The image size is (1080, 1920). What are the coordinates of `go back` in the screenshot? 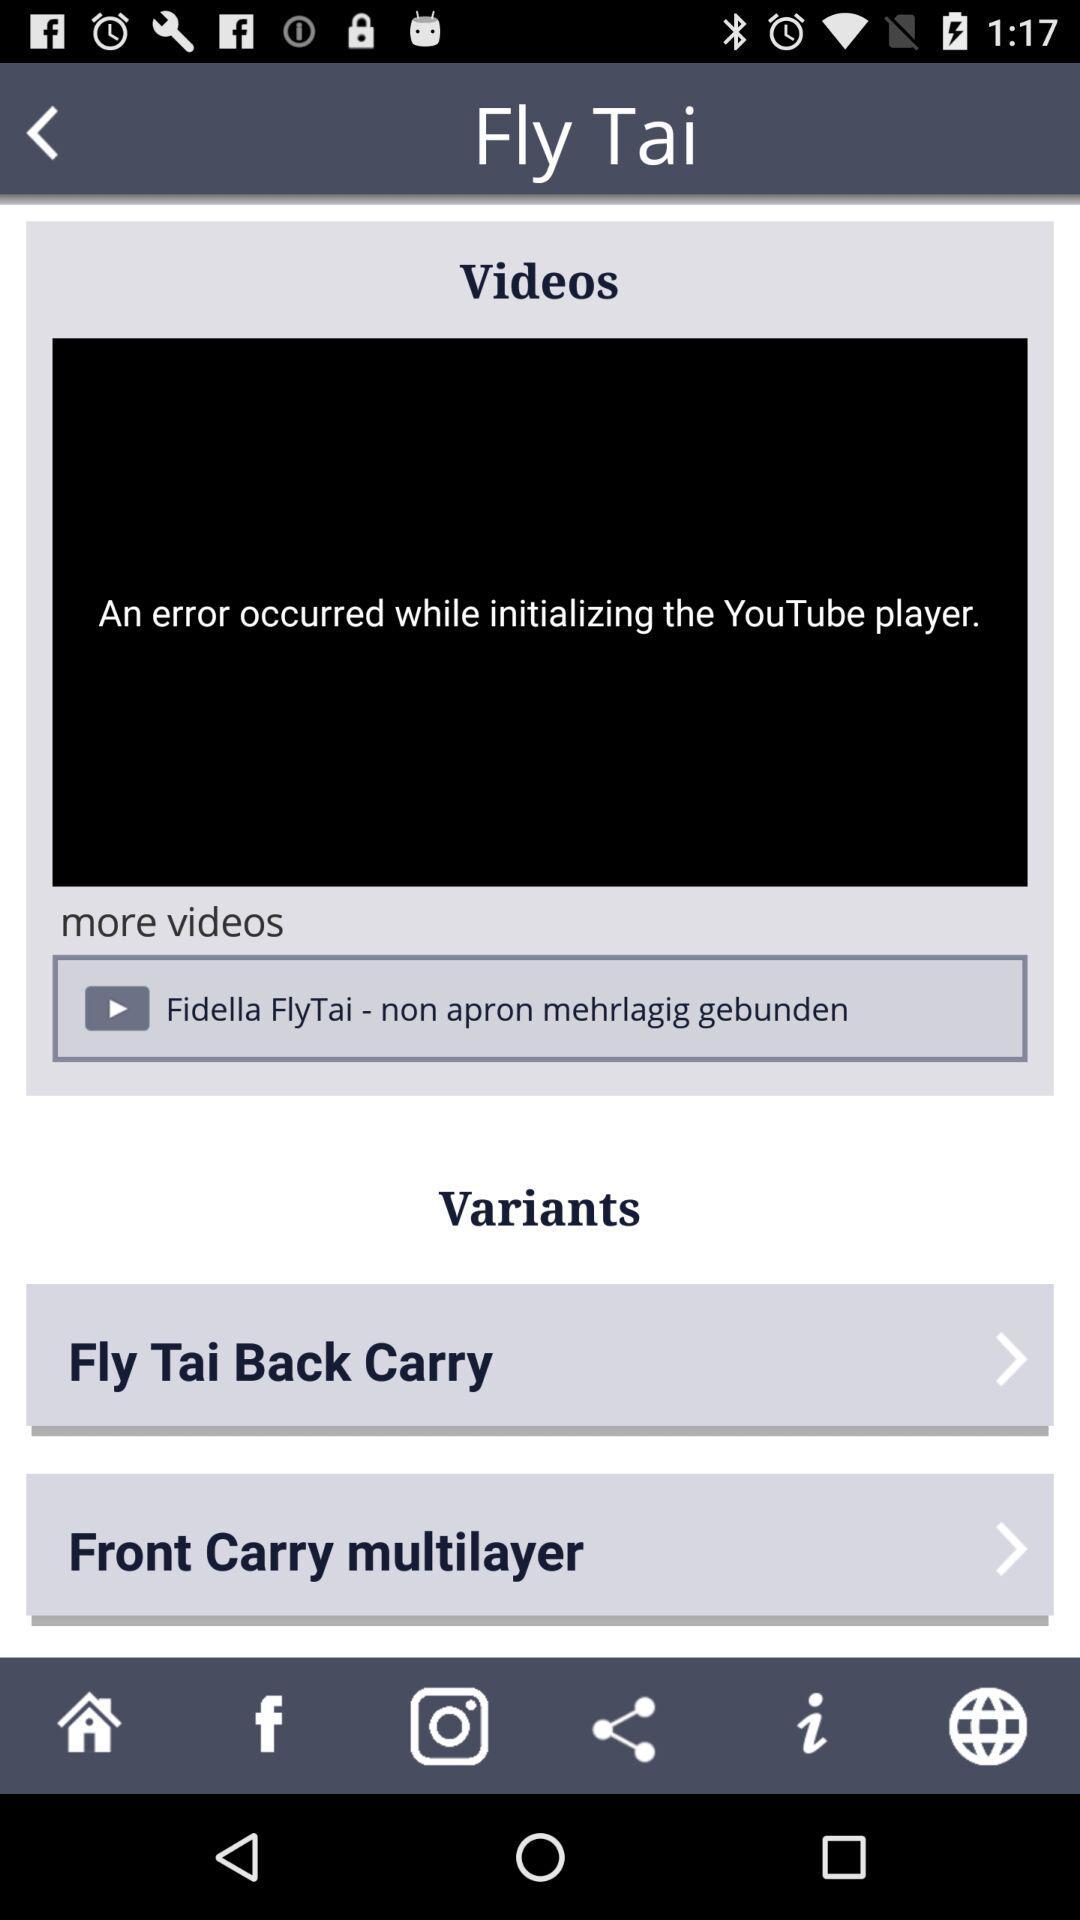 It's located at (80, 132).